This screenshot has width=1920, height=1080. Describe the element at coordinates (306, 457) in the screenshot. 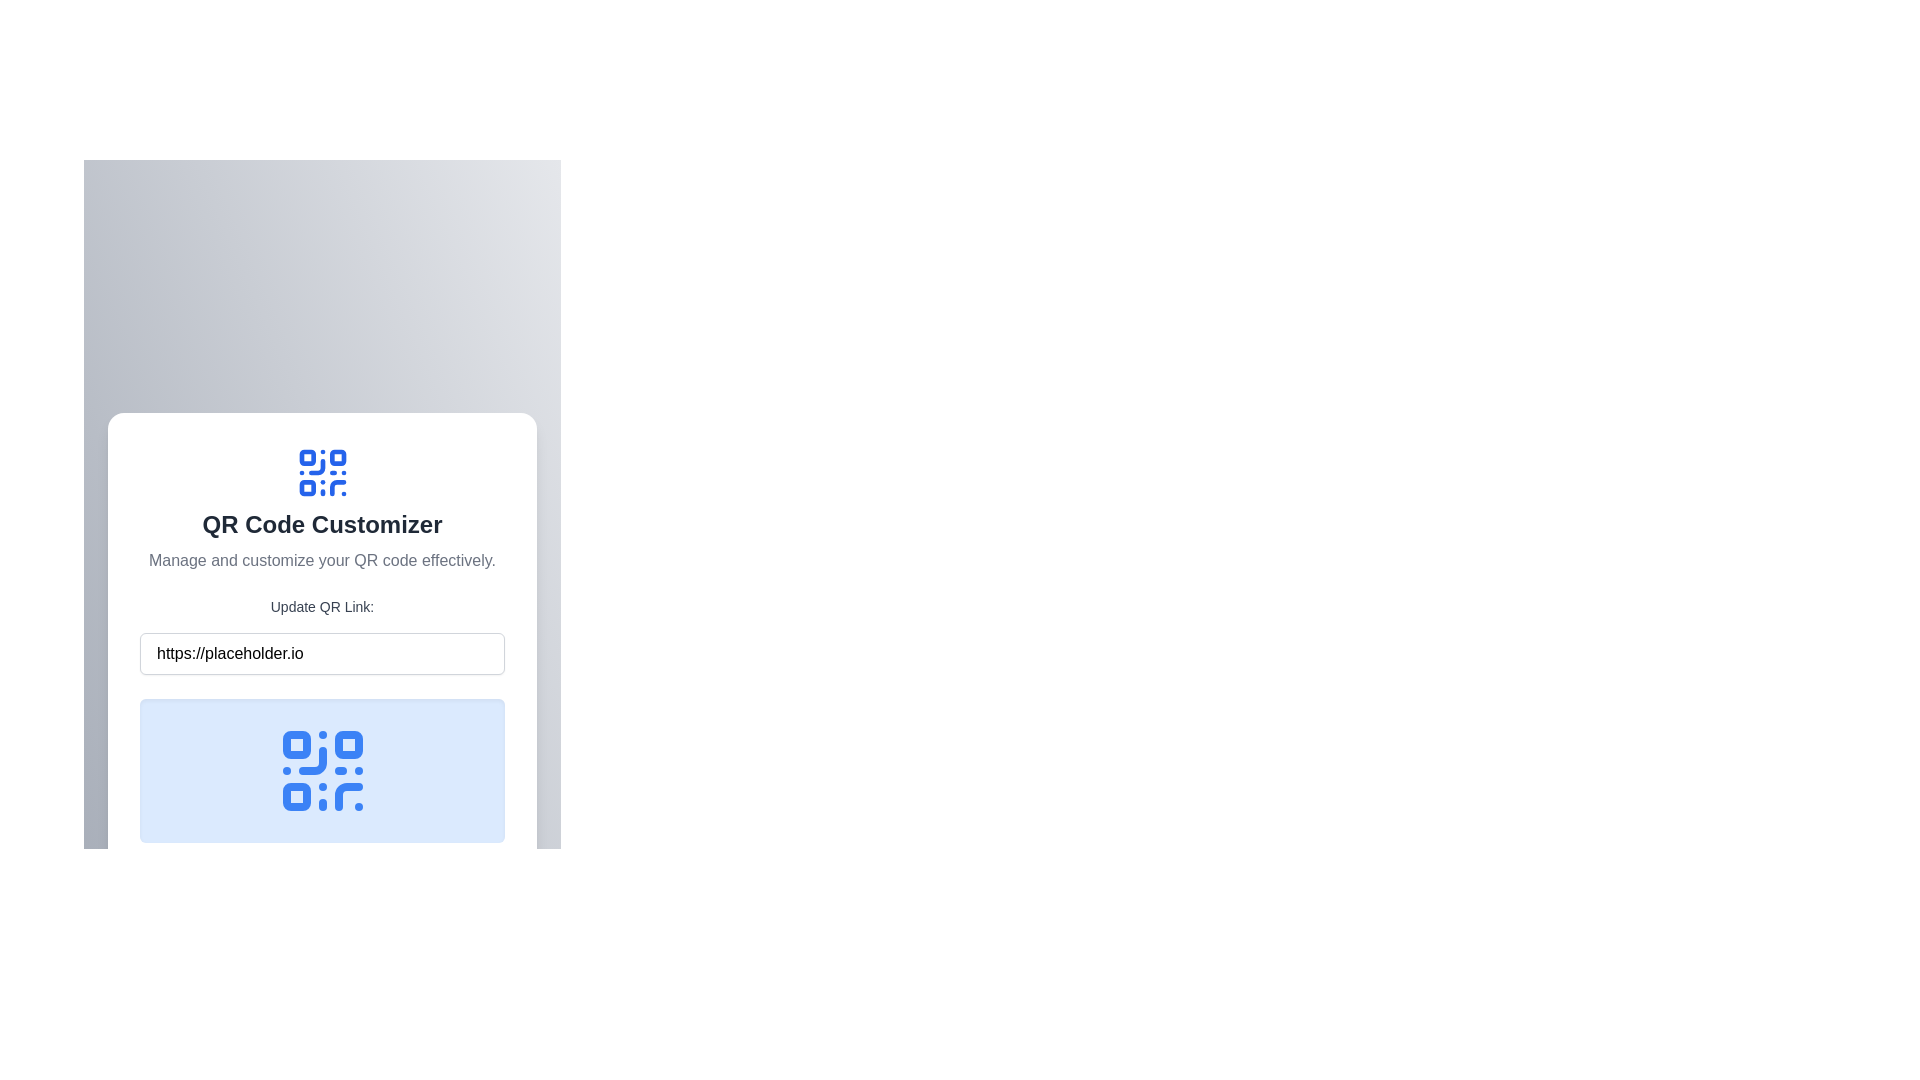

I see `the top-left square decorative element with rounded corners located within a QR code design` at that location.